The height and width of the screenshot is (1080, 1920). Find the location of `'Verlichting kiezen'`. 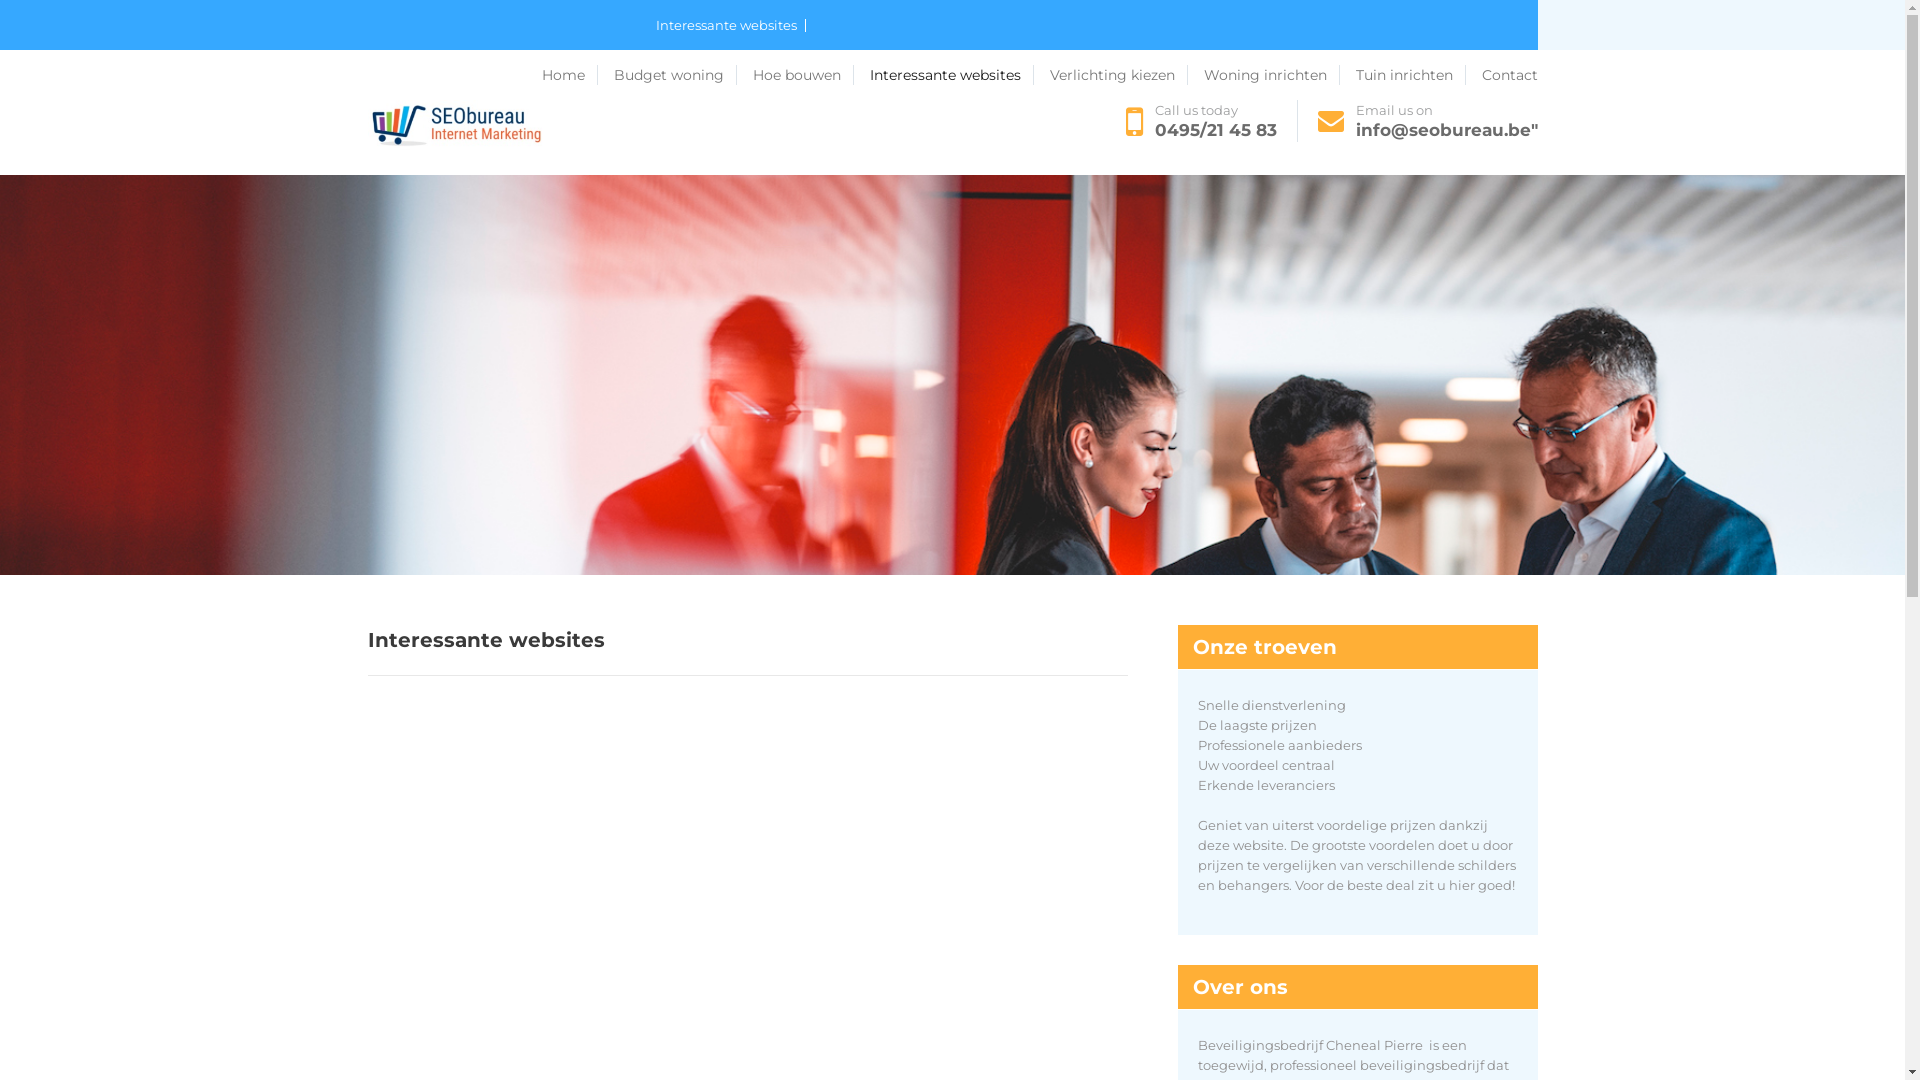

'Verlichting kiezen' is located at coordinates (1181, 74).